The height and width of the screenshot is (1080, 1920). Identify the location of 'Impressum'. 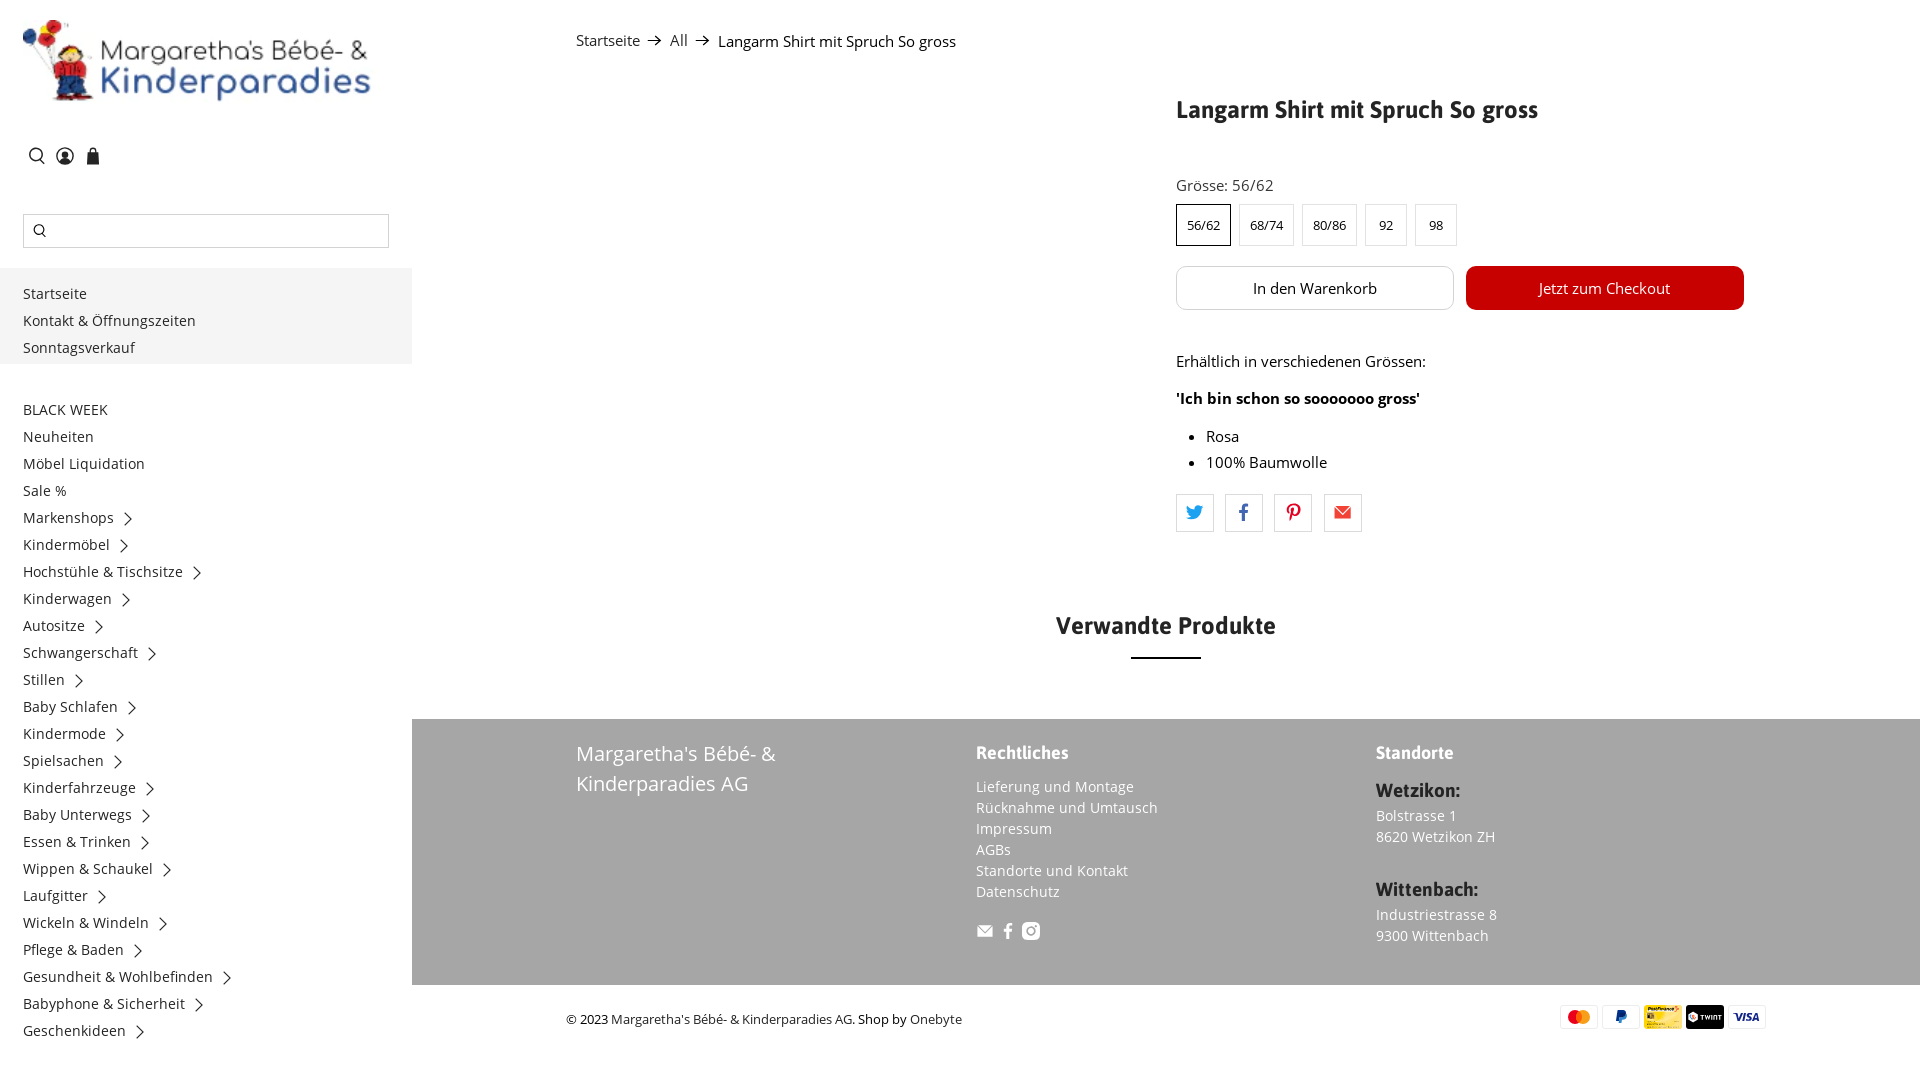
(1013, 828).